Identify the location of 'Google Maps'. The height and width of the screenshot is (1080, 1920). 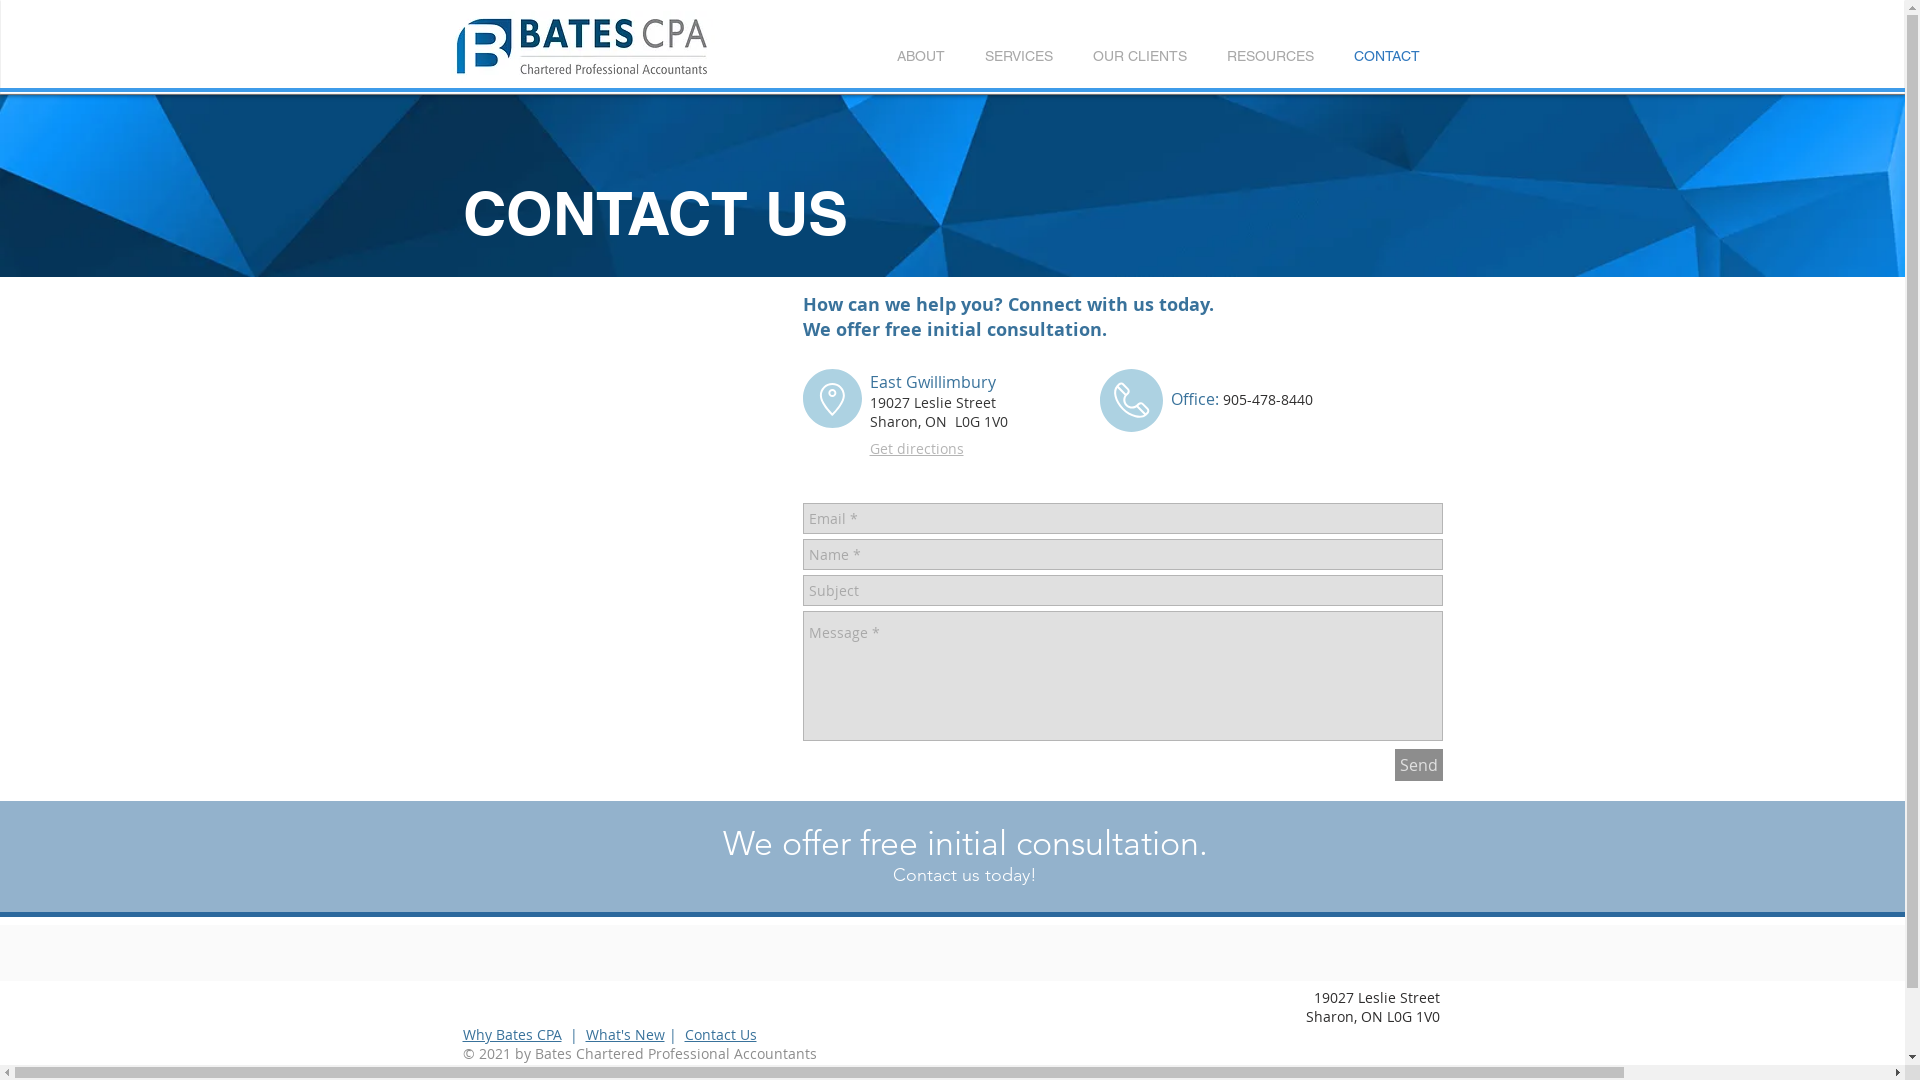
(613, 510).